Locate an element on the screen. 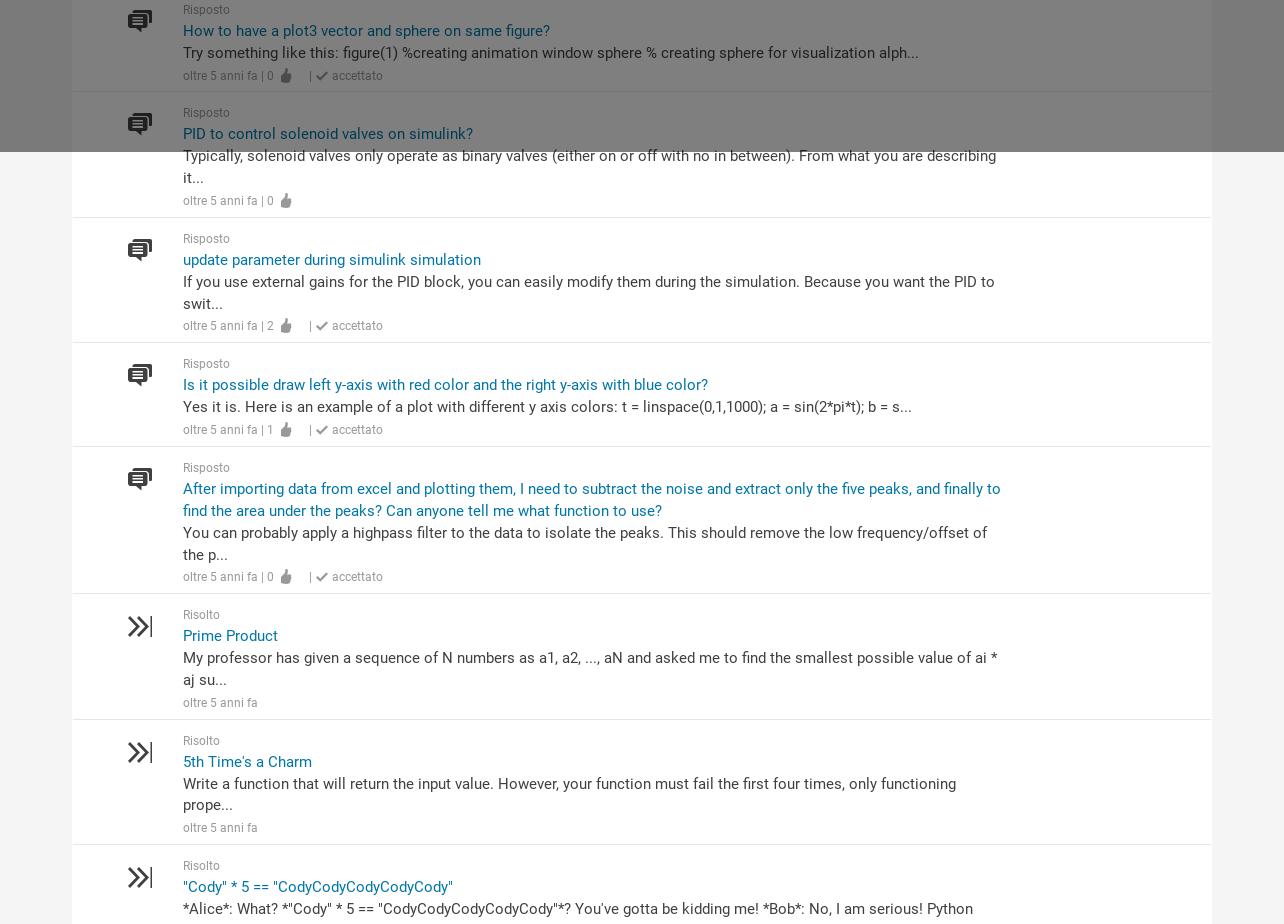 This screenshot has width=1284, height=924. 'You can probably apply a highpass filter to the data to isolate the peaks.  This should remove the low frequency/offset of the p...' is located at coordinates (582, 543).